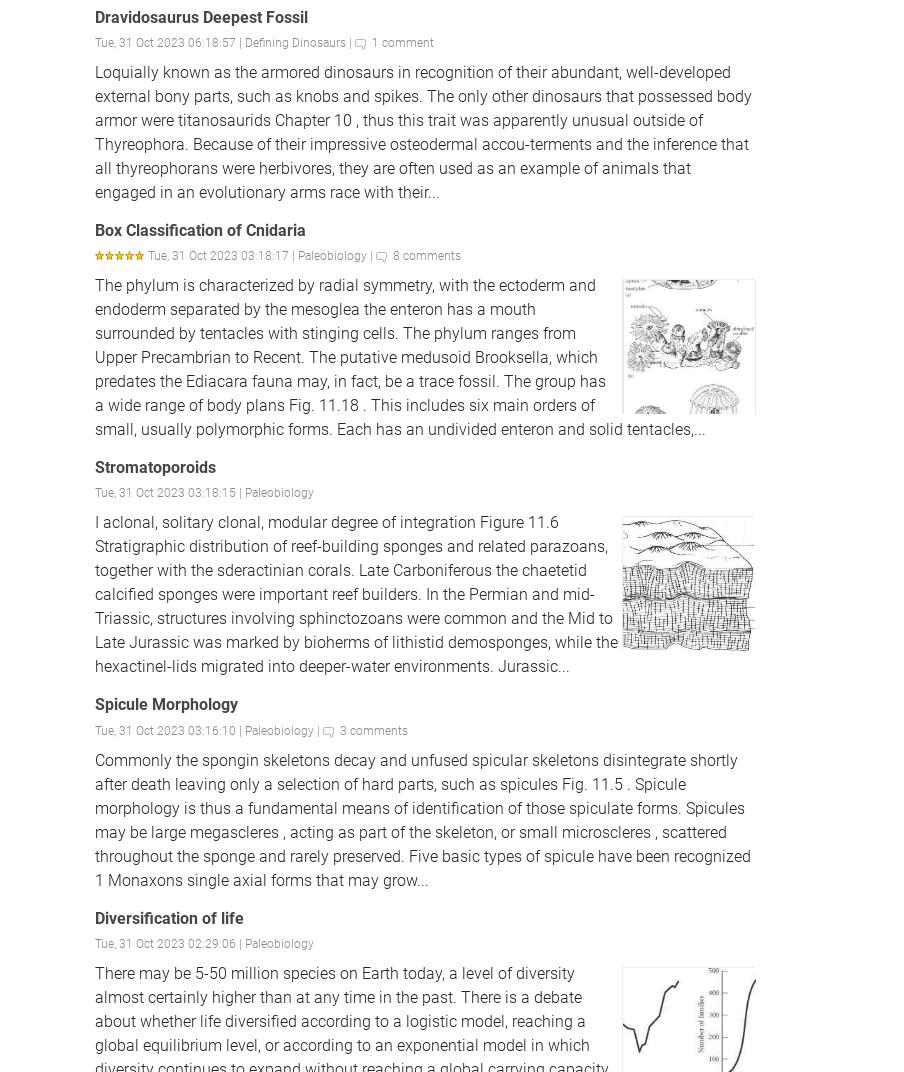 Image resolution: width=904 pixels, height=1072 pixels. Describe the element at coordinates (170, 729) in the screenshot. I see `'Tue, 31 Oct 2023 03:16:10                                    |'` at that location.